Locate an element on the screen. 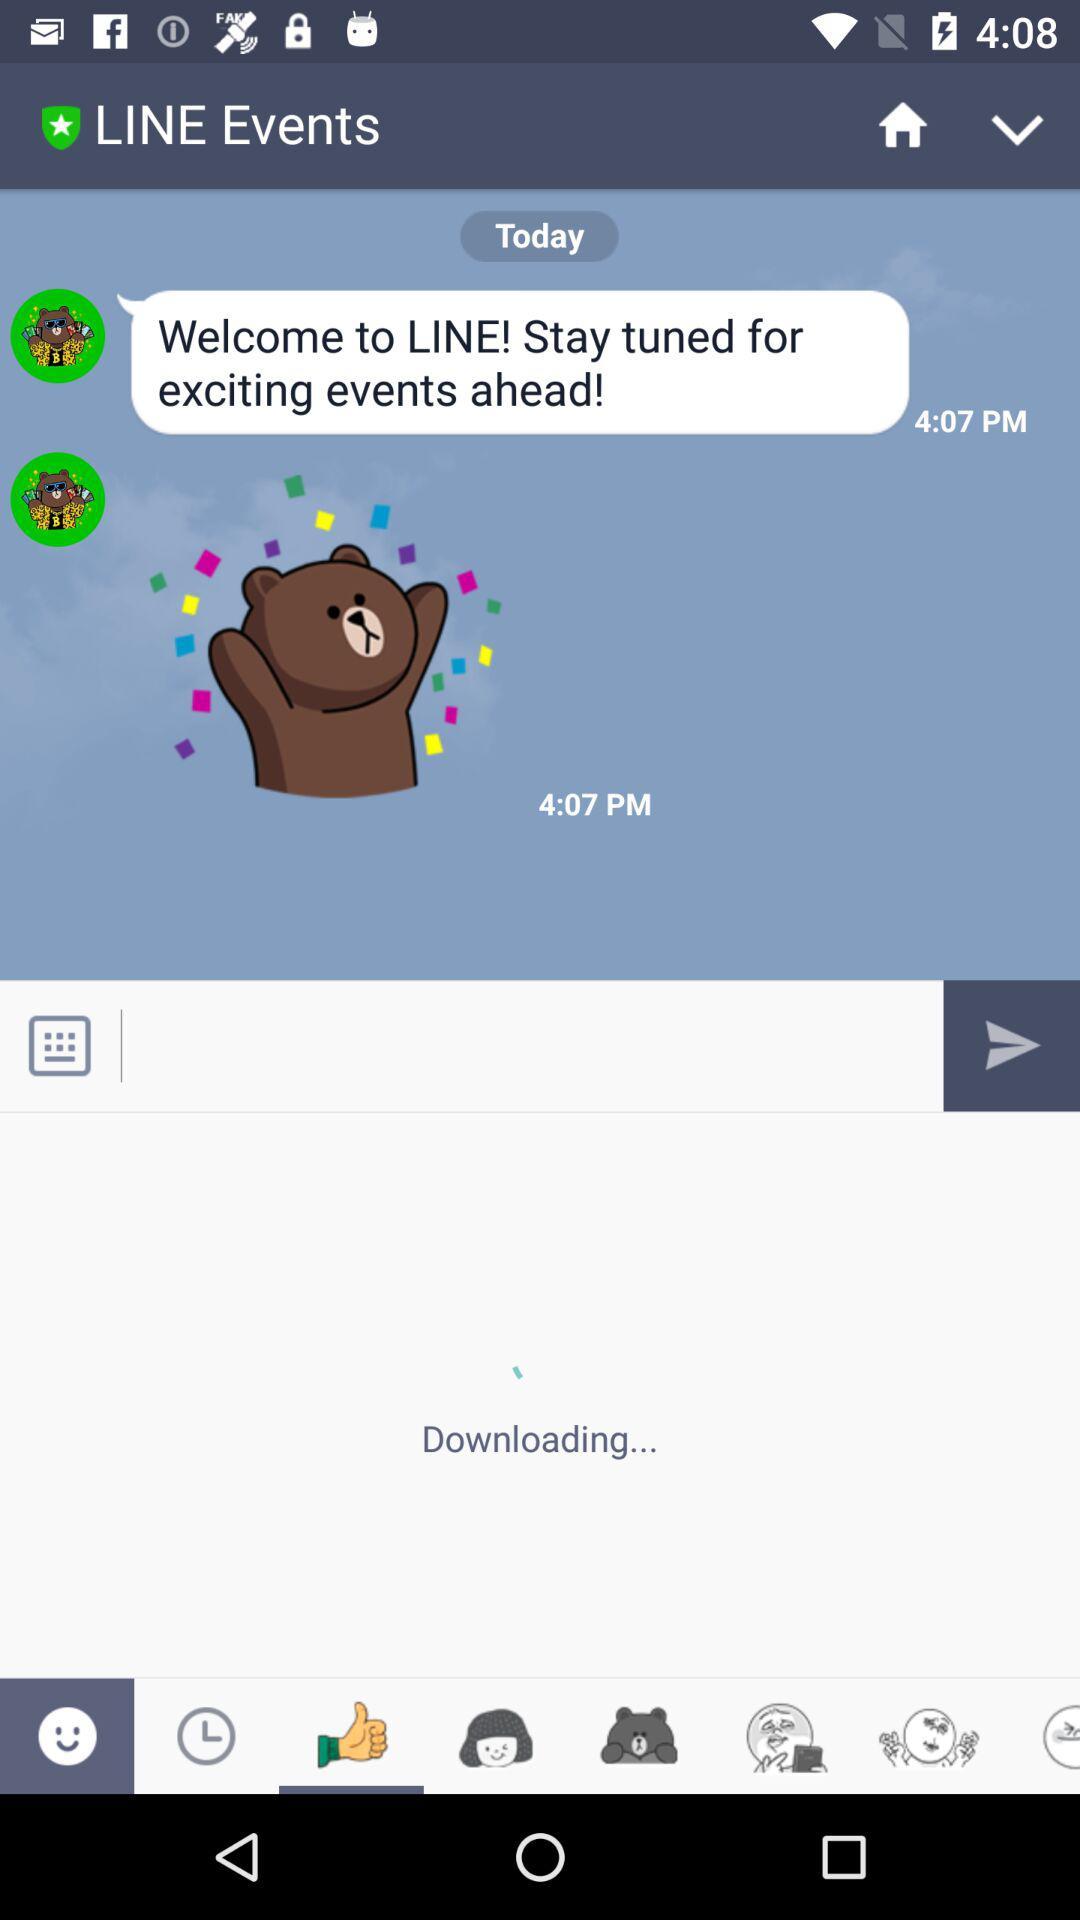 This screenshot has width=1080, height=1920. the emoji icon is located at coordinates (66, 1735).